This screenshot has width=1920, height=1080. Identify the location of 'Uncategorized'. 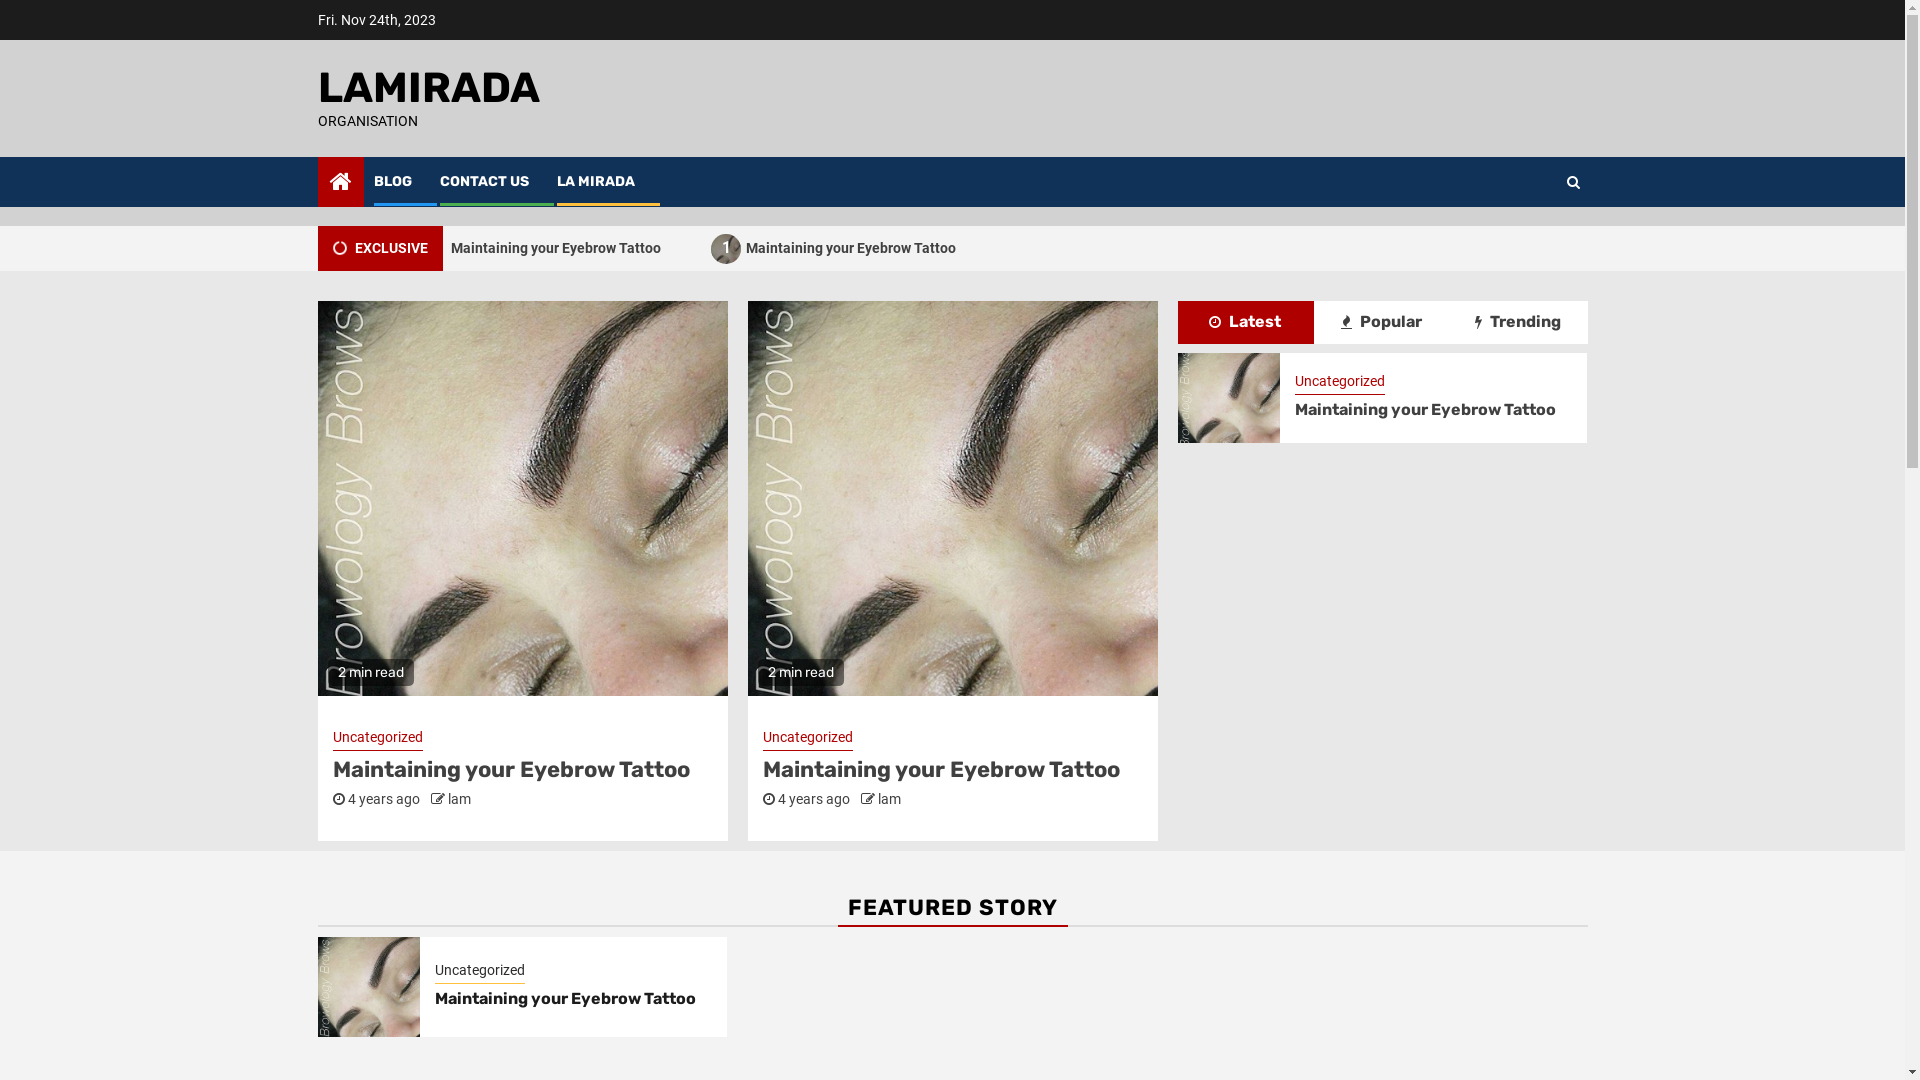
(377, 739).